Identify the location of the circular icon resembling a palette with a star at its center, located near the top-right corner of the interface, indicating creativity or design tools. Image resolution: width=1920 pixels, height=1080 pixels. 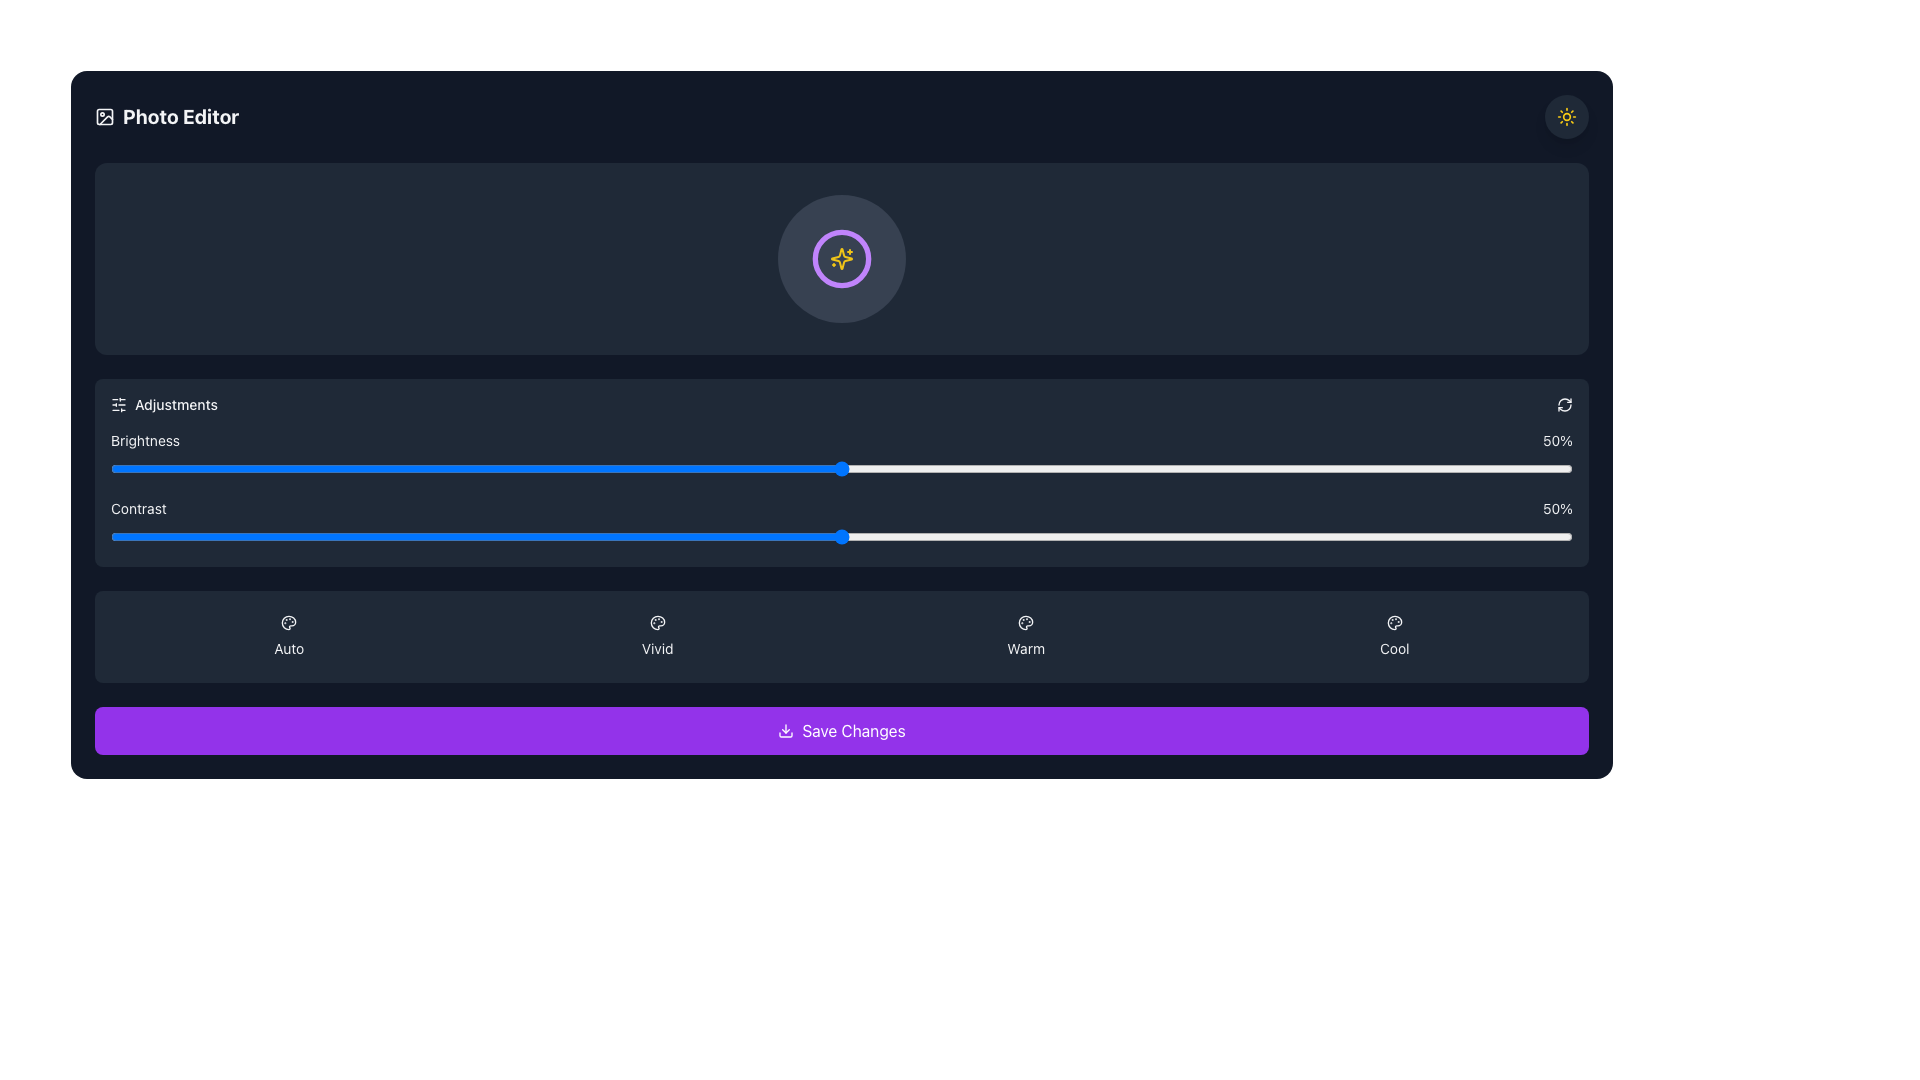
(657, 622).